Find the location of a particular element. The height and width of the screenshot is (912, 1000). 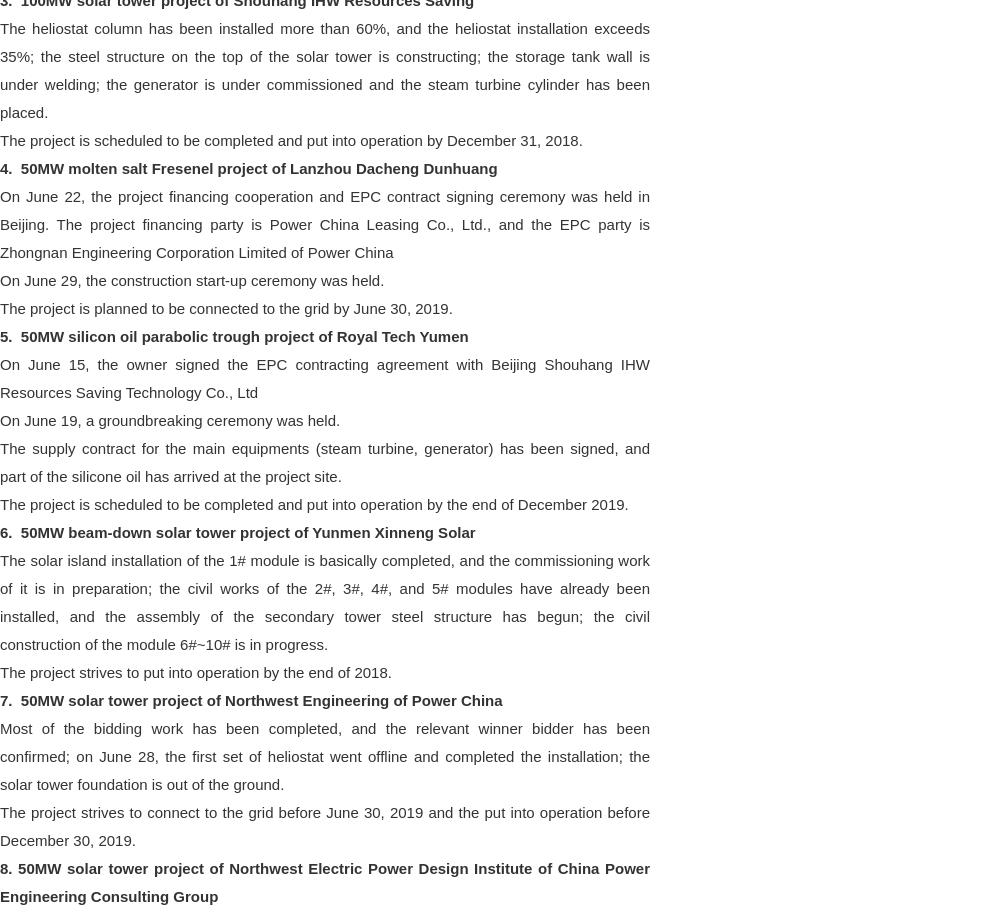

'4.  50MW molten salt Fresenel project of Lanzhou Dacheng Dunhuang' is located at coordinates (250, 167).